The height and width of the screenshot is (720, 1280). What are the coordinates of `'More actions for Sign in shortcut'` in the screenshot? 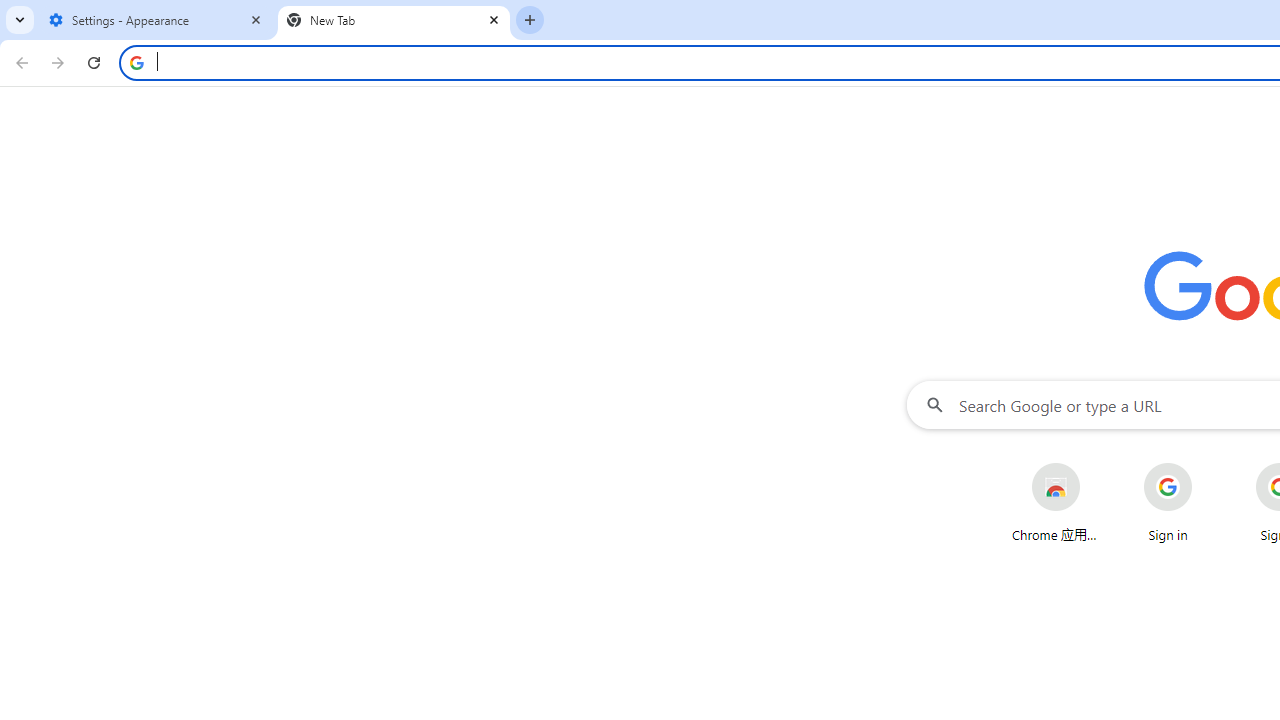 It's located at (1207, 464).